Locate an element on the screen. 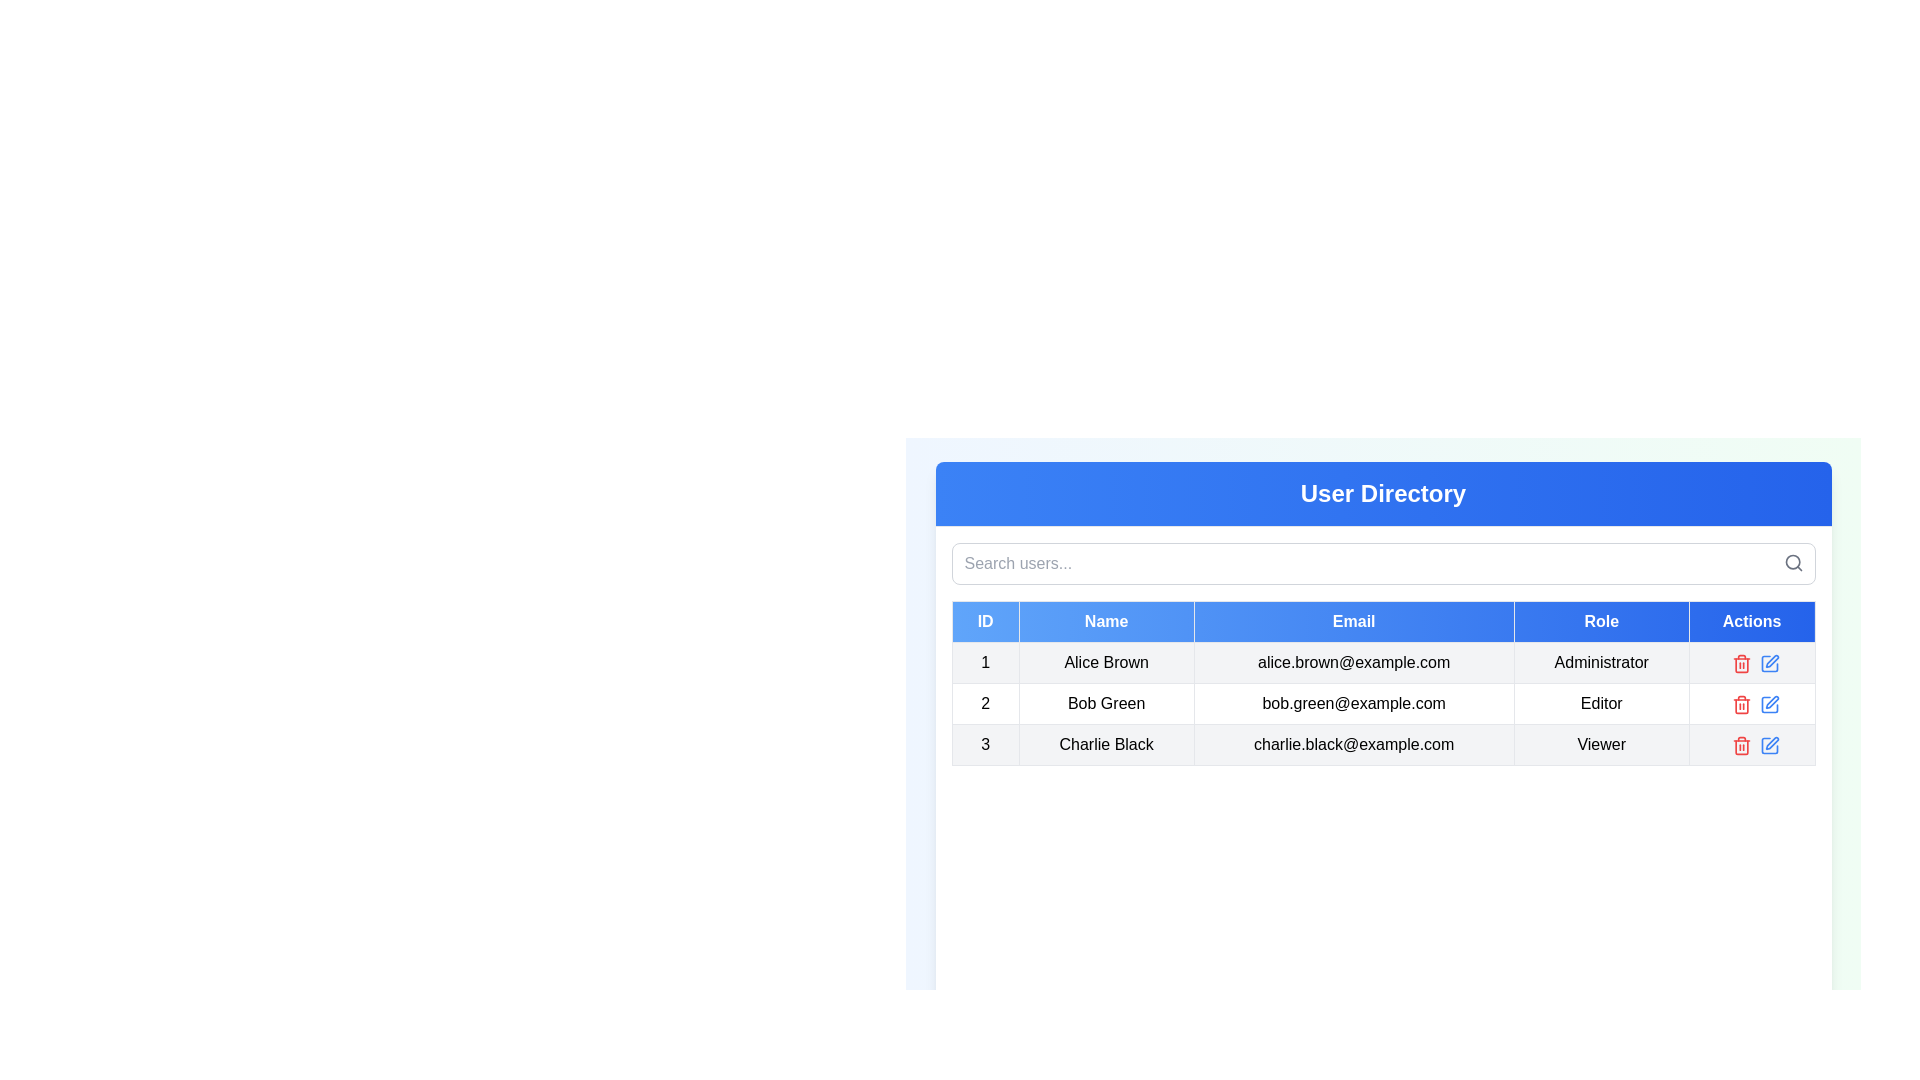  the static text field displaying the email address 'charlie.black@example.com' located in the 'Email' column of the third row in the 'User Directory' section is located at coordinates (1354, 744).